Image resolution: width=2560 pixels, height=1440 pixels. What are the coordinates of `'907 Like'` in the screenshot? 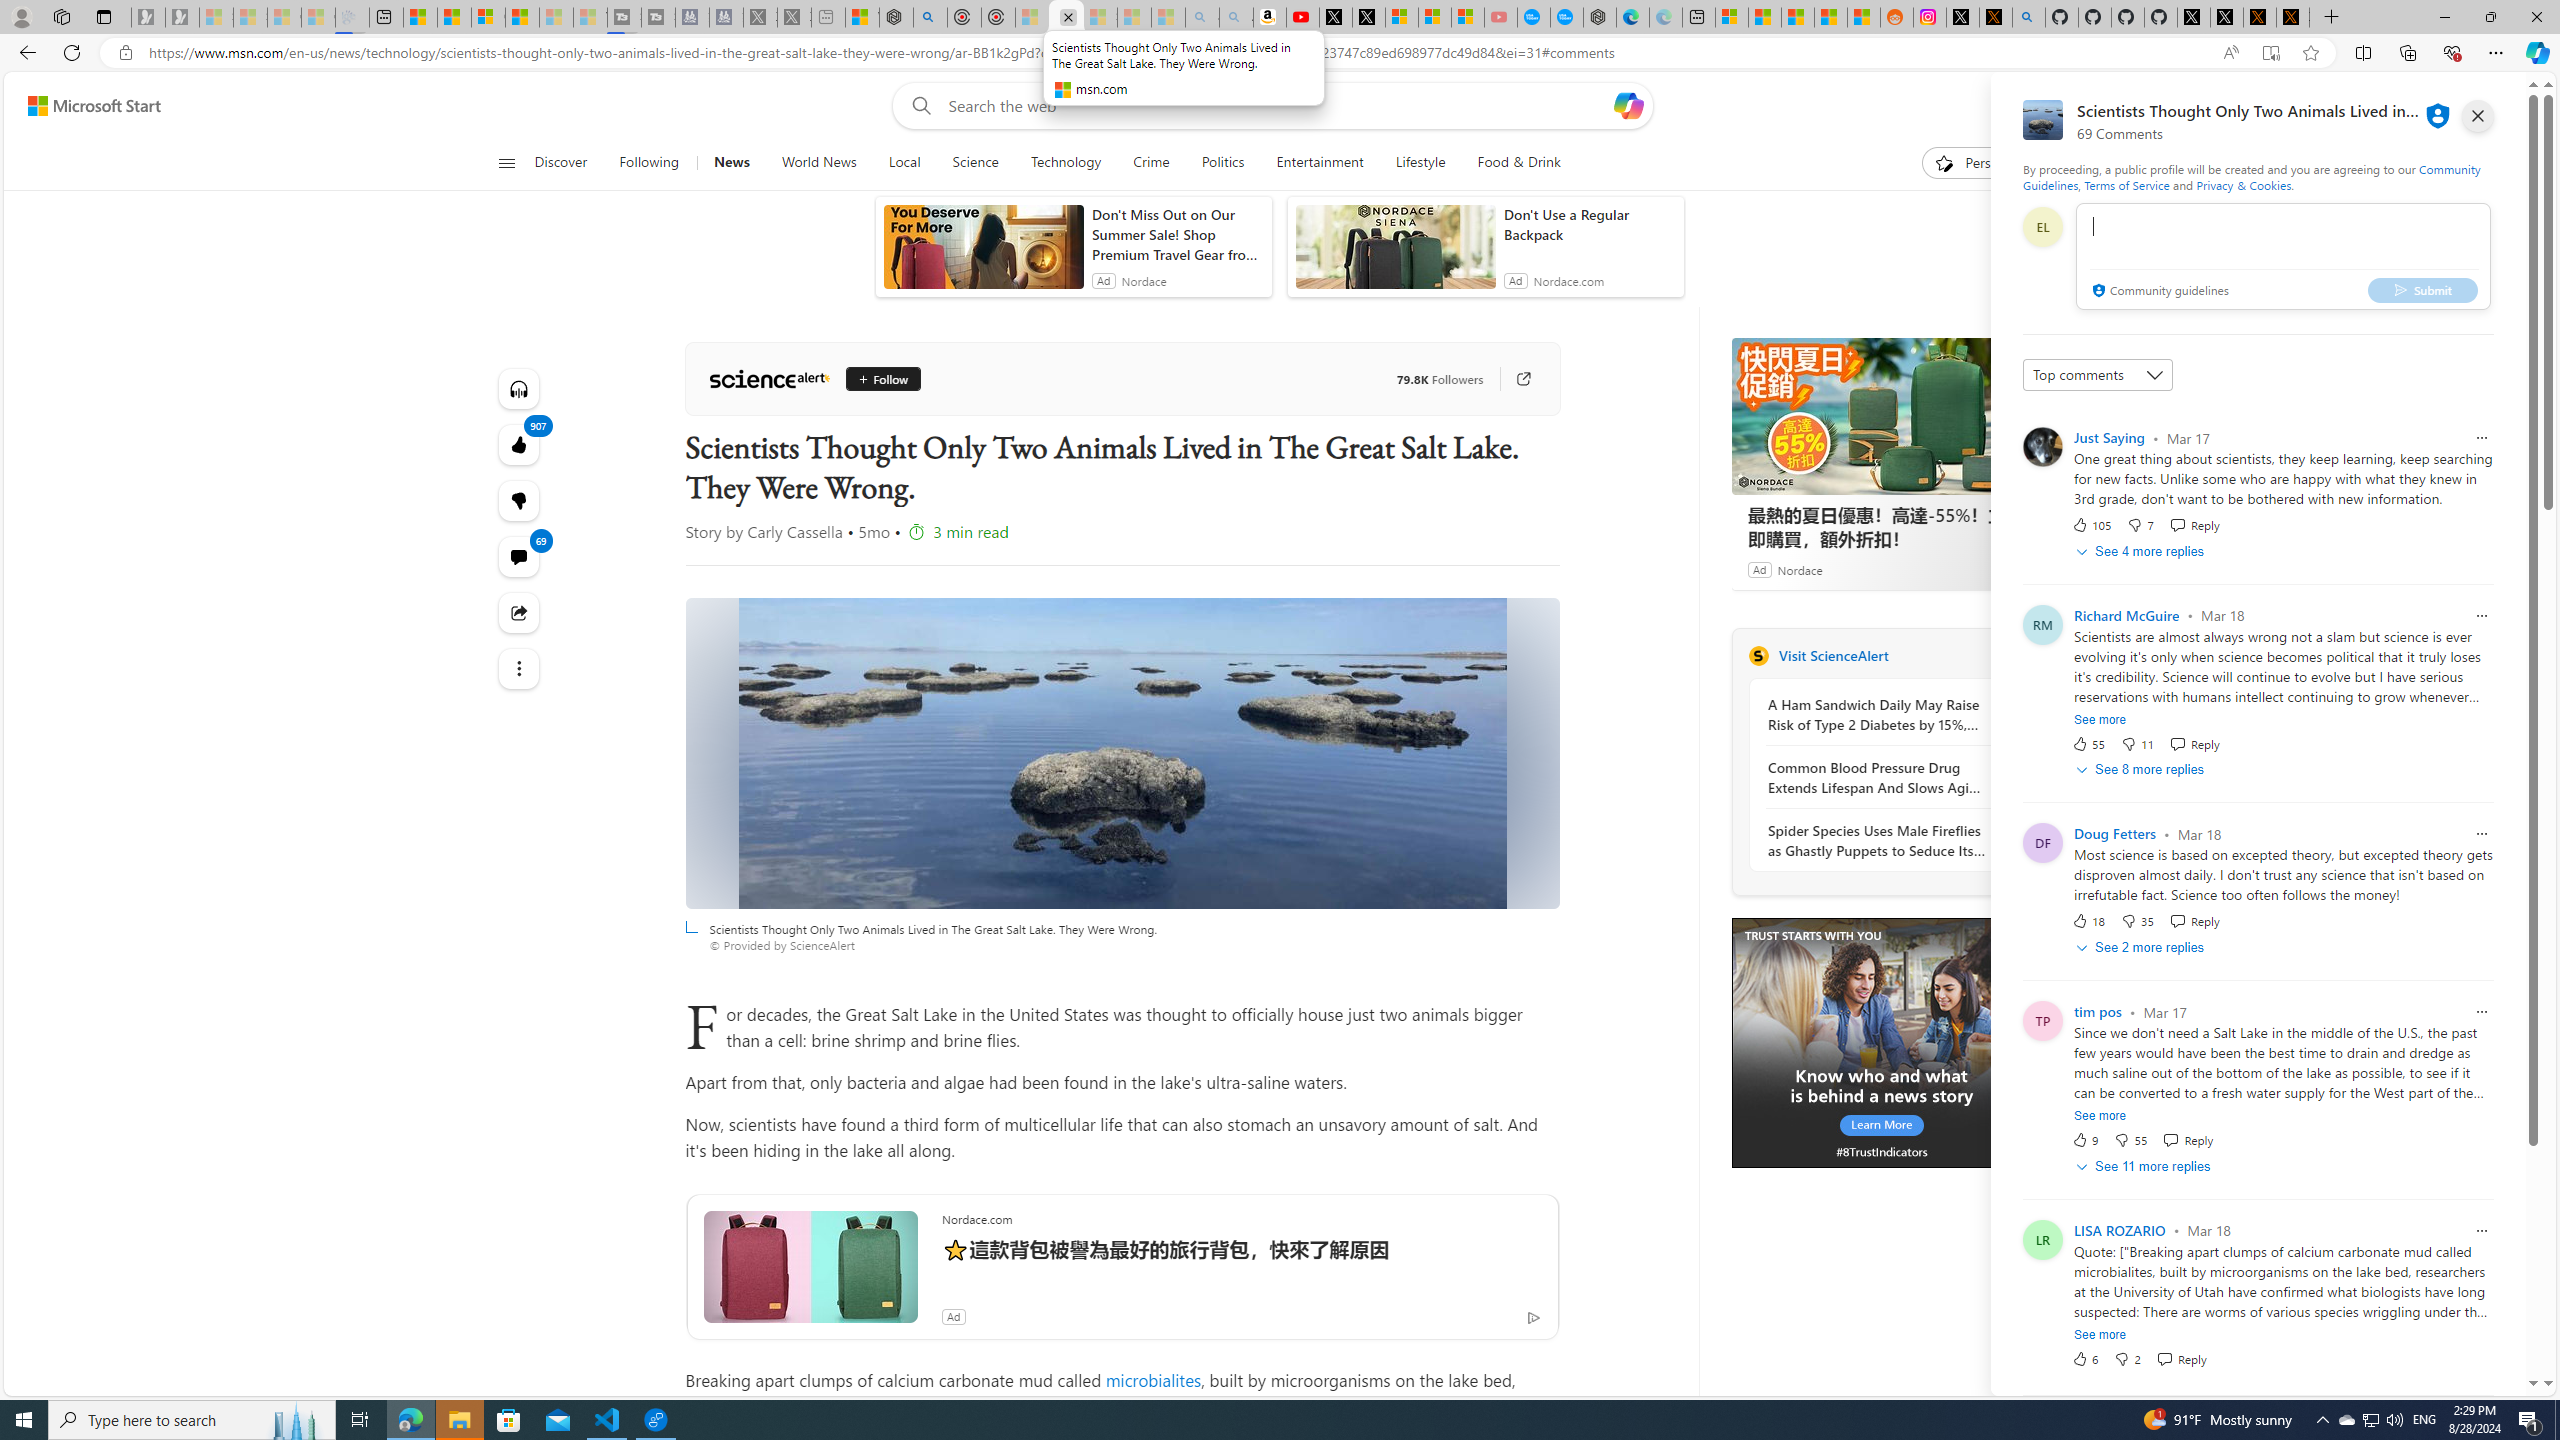 It's located at (518, 444).